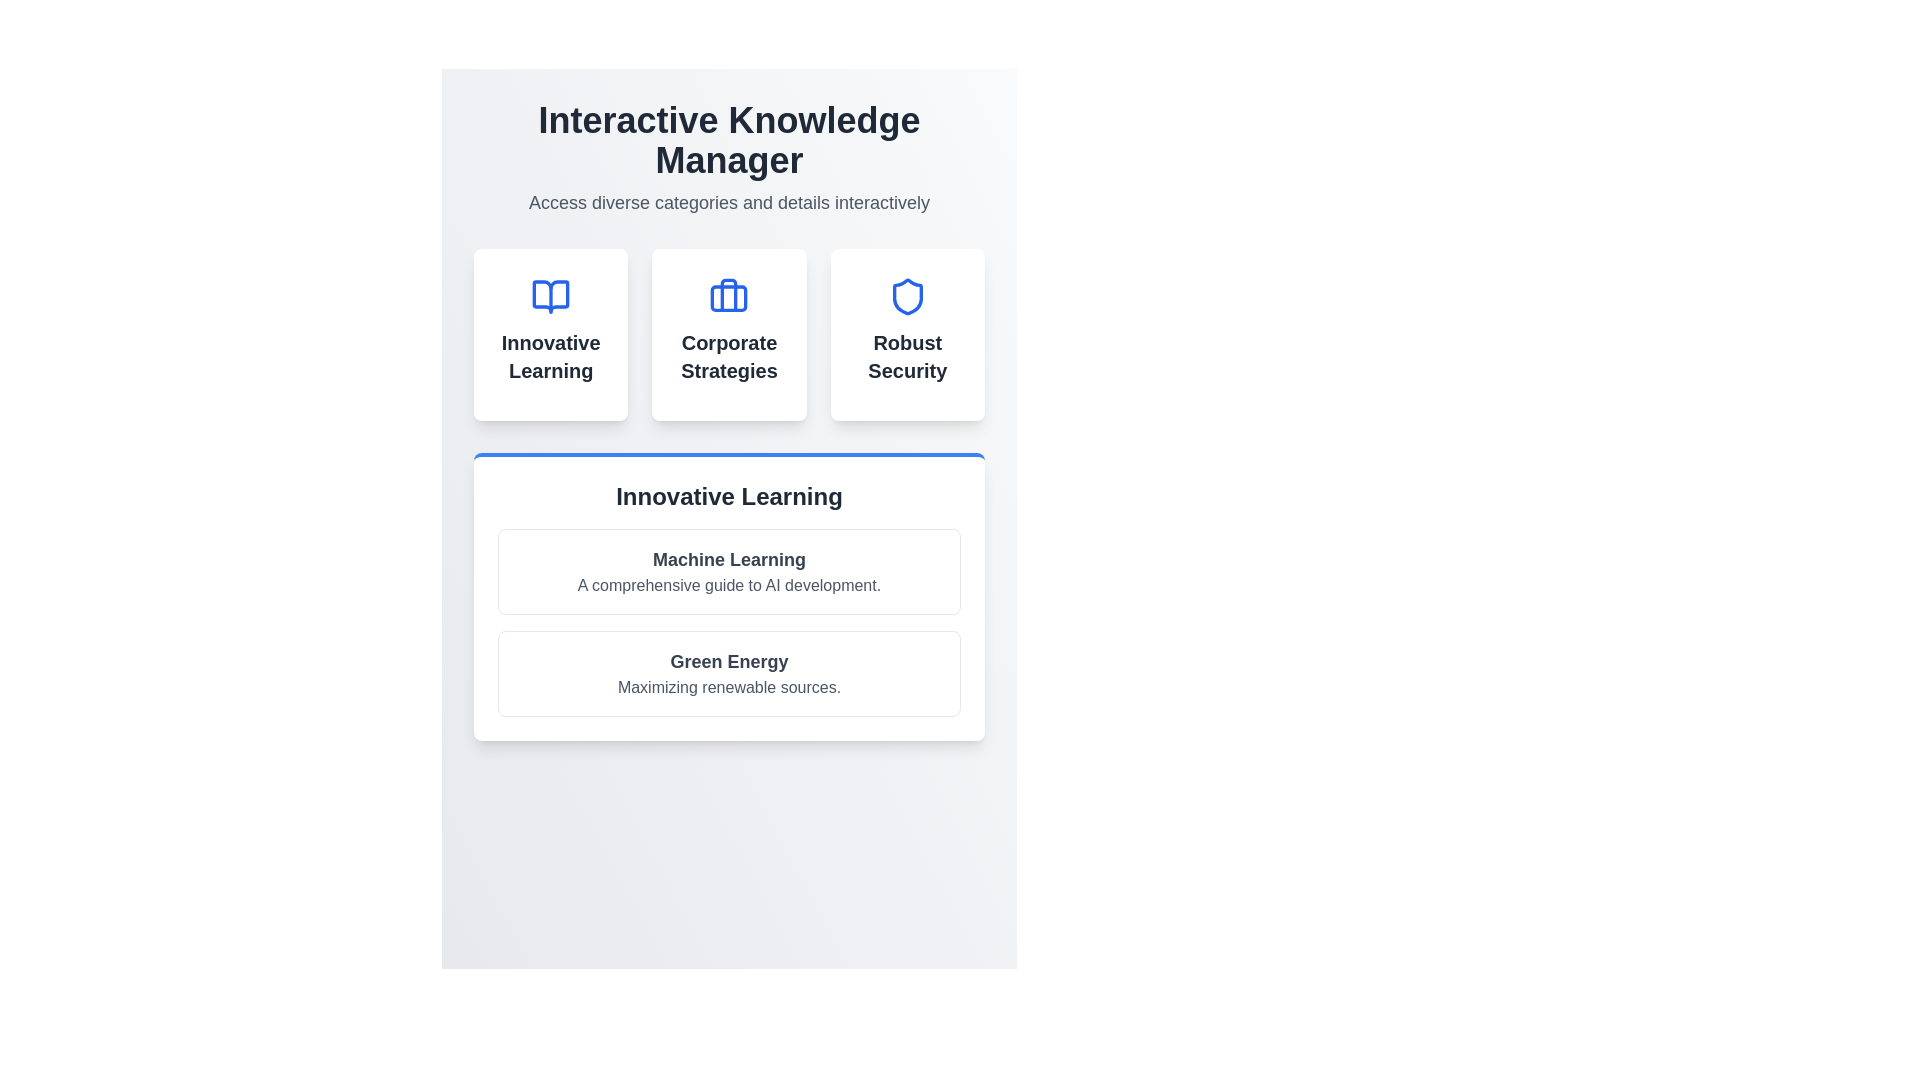 The width and height of the screenshot is (1920, 1080). I want to click on main title text element located at the top center of the main page view, which is larger and bolder than the subtitle beneath it, so click(728, 140).